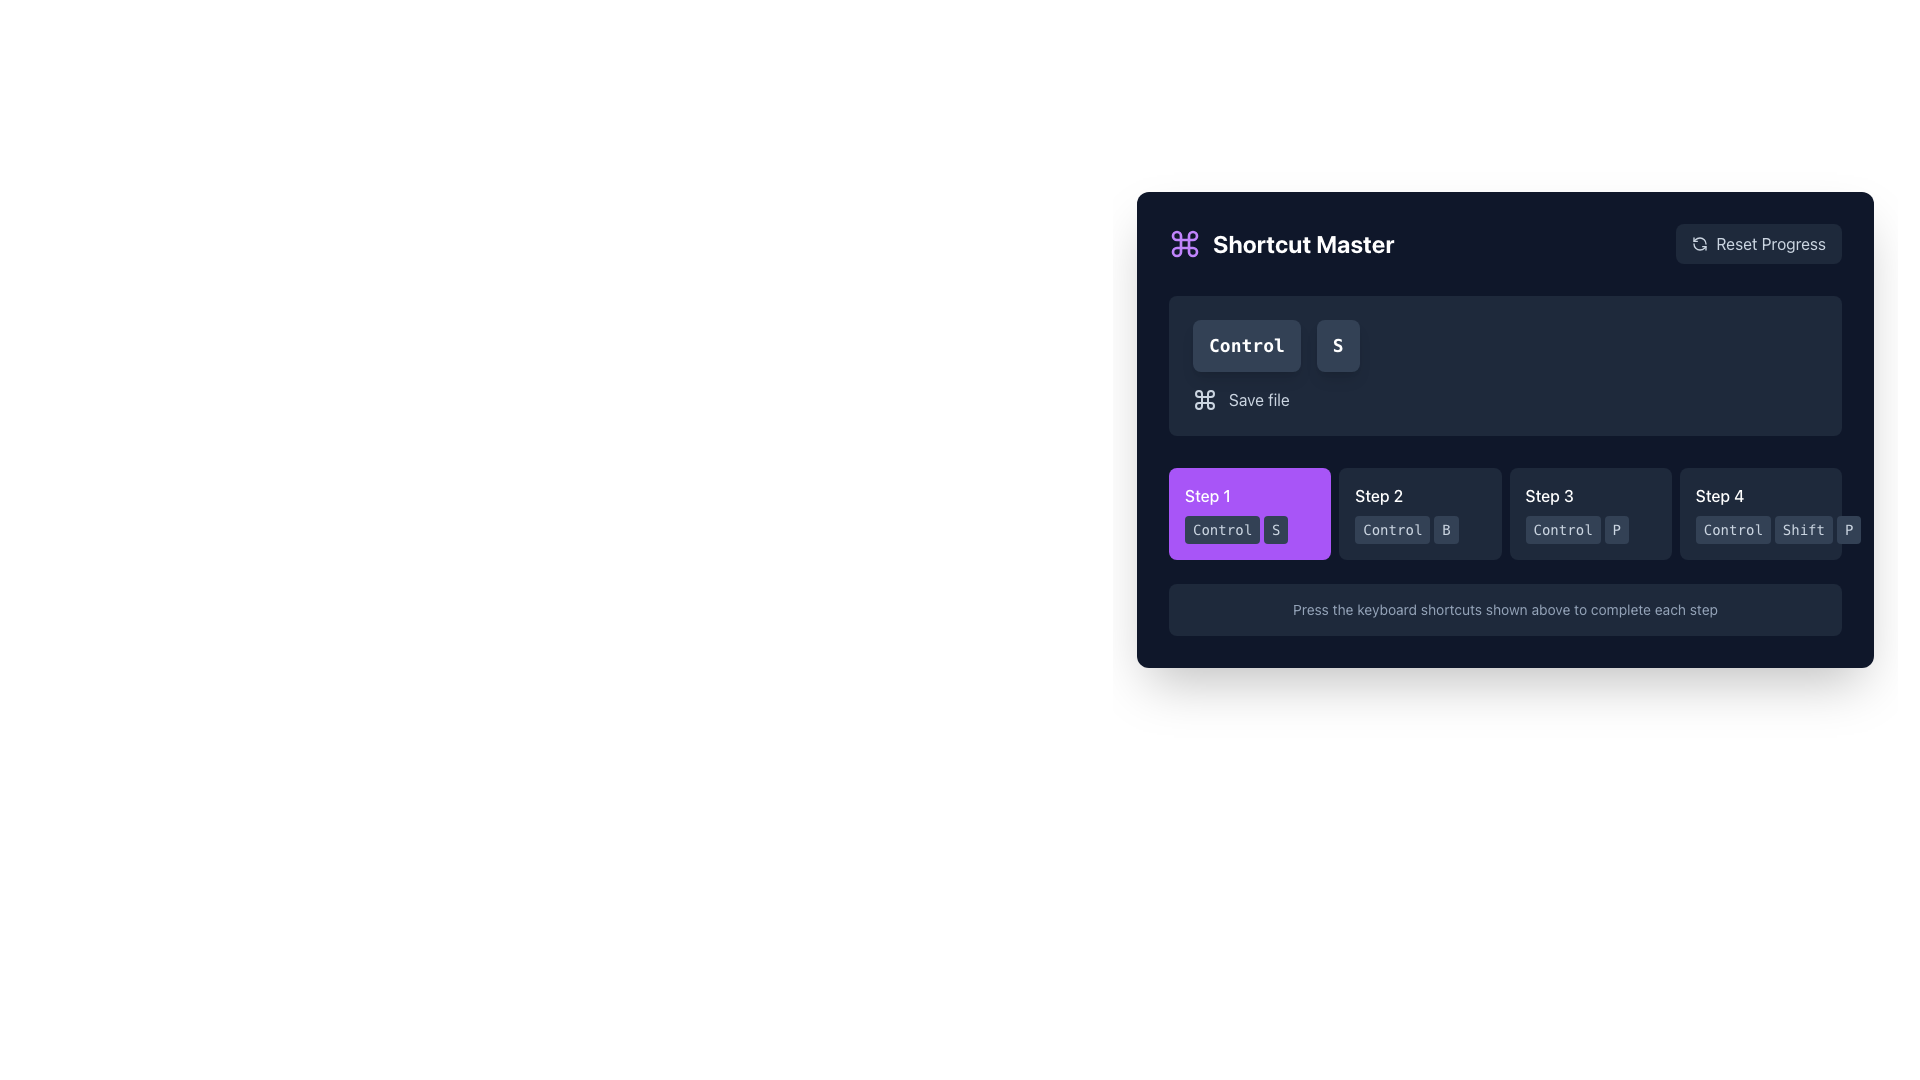  What do you see at coordinates (1771, 242) in the screenshot?
I see `the 'Reset Progress' text label located in the top-right corner of the interface` at bounding box center [1771, 242].